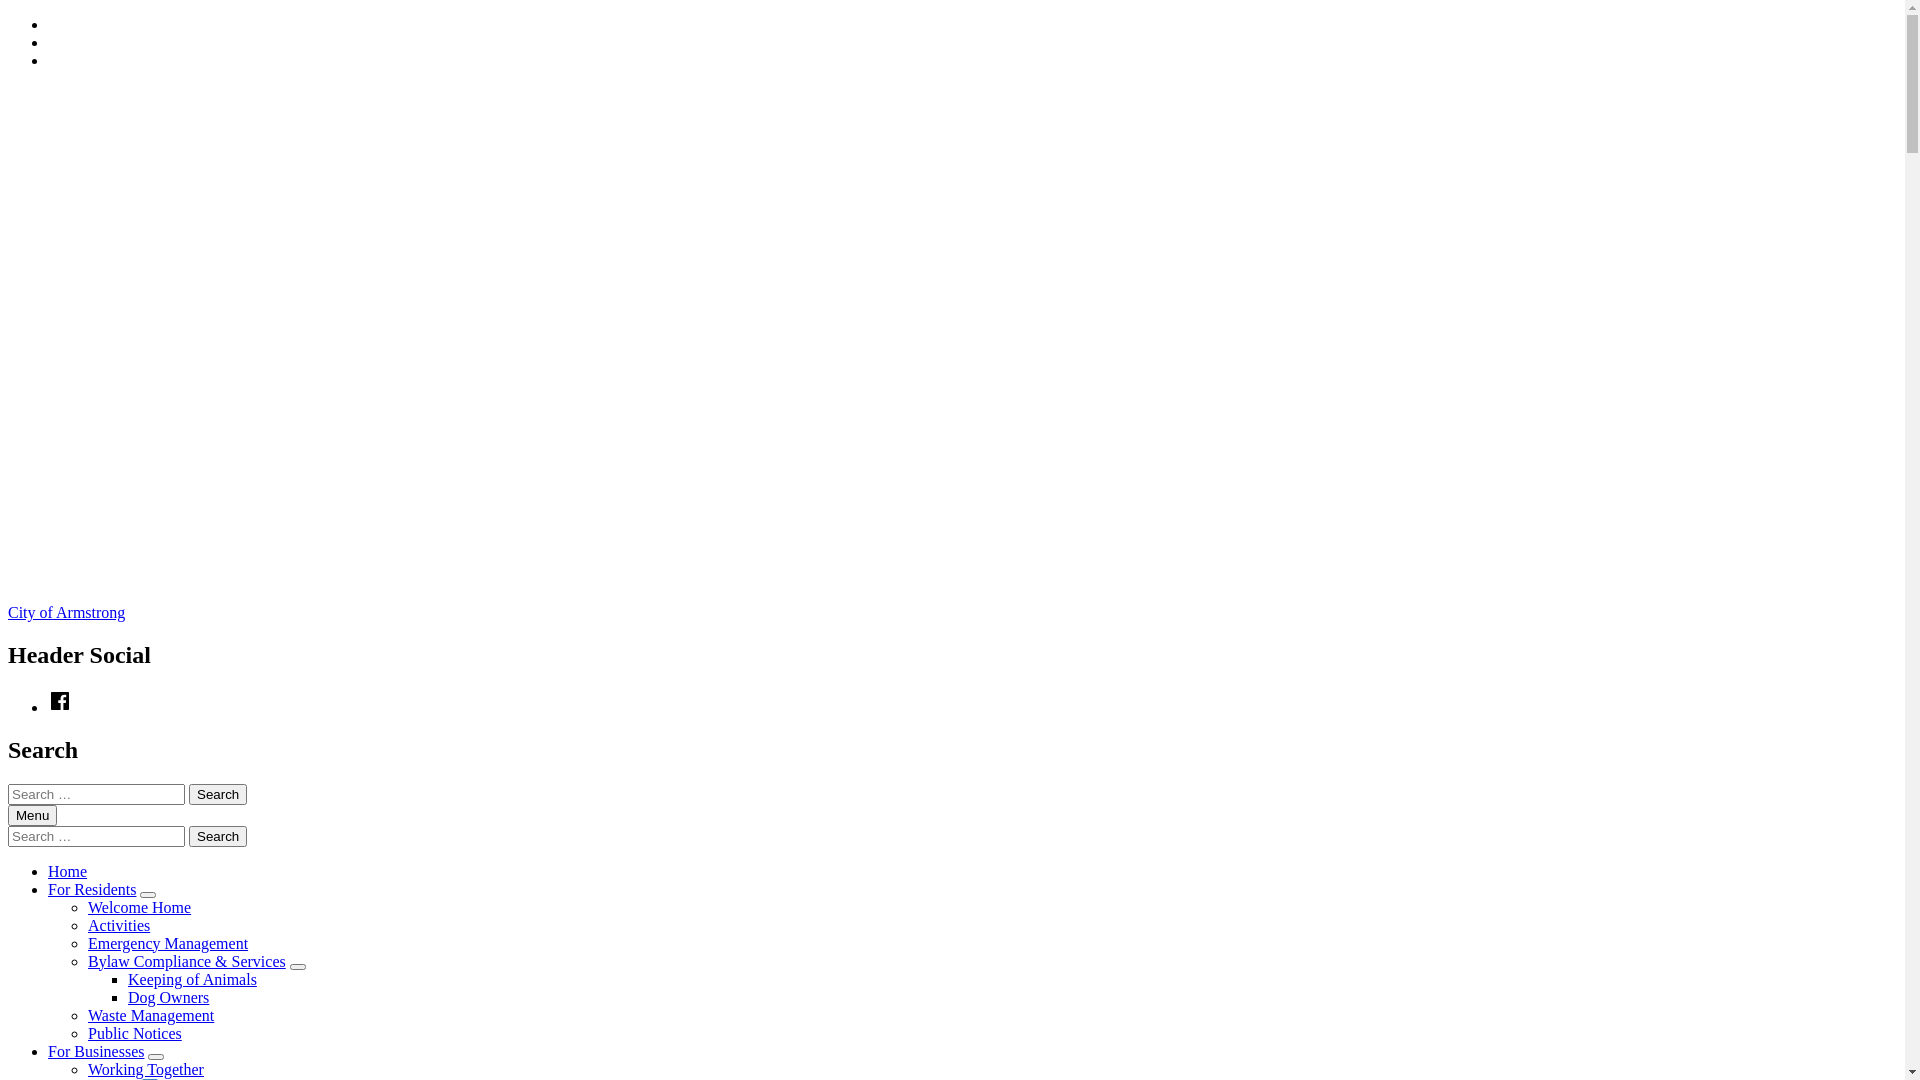  What do you see at coordinates (187, 960) in the screenshot?
I see `'Bylaw Compliance & Services'` at bounding box center [187, 960].